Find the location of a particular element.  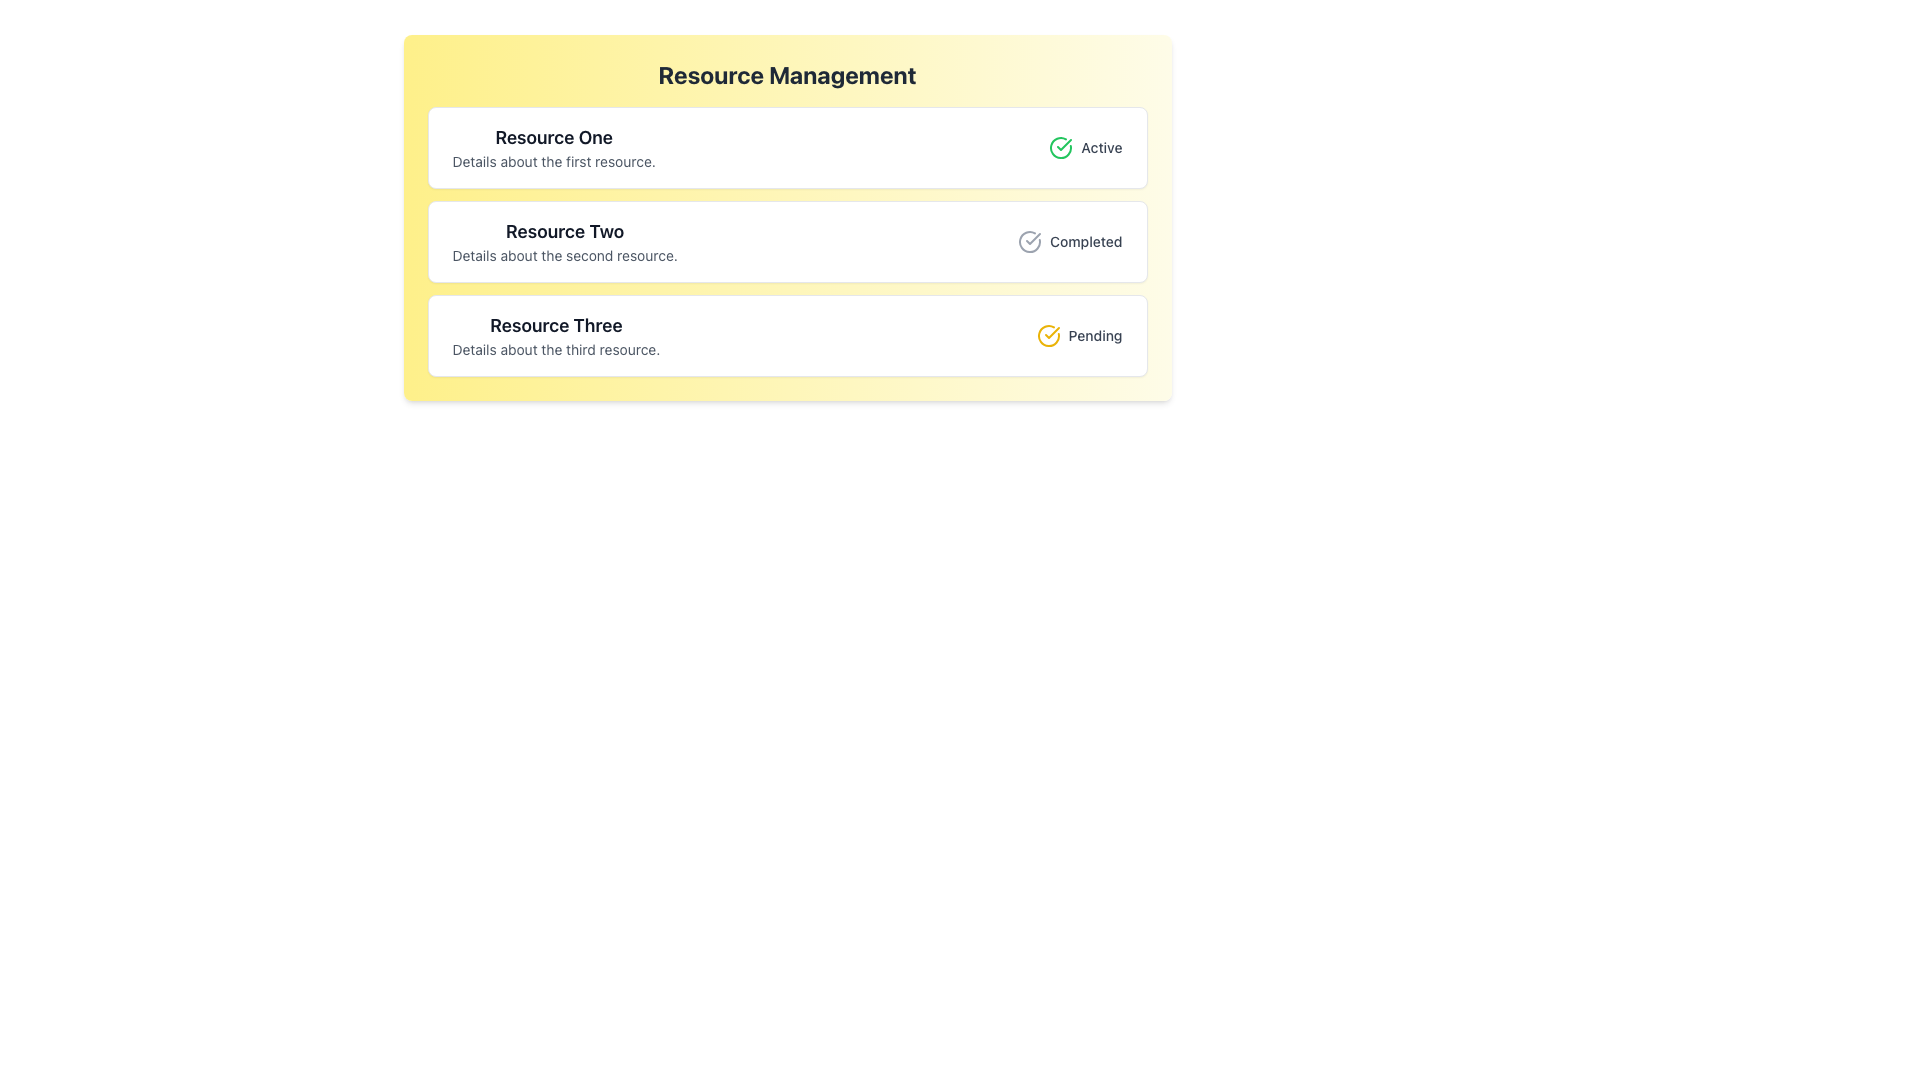

the text label displaying 'Active', which is styled in gray and located to the right of the green checkmark icon in the 'Resource One' row is located at coordinates (1100, 146).